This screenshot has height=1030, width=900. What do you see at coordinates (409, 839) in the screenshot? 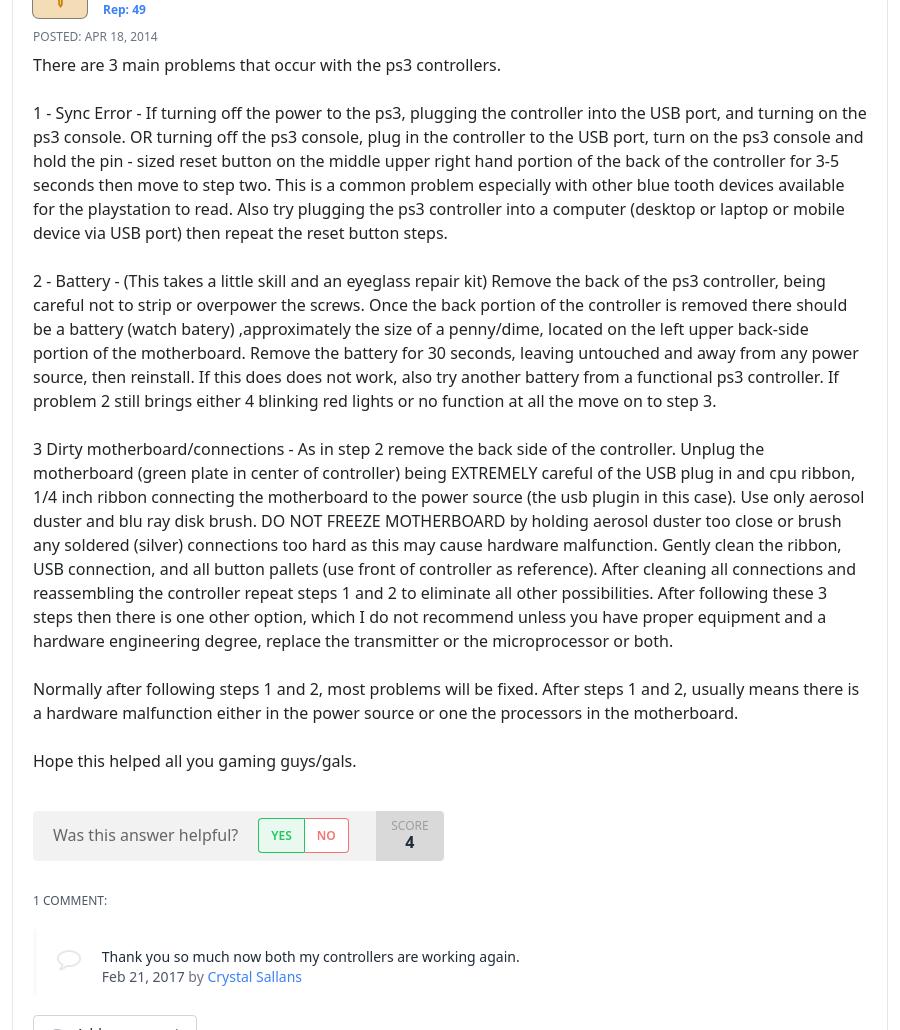
I see `'4'` at bounding box center [409, 839].